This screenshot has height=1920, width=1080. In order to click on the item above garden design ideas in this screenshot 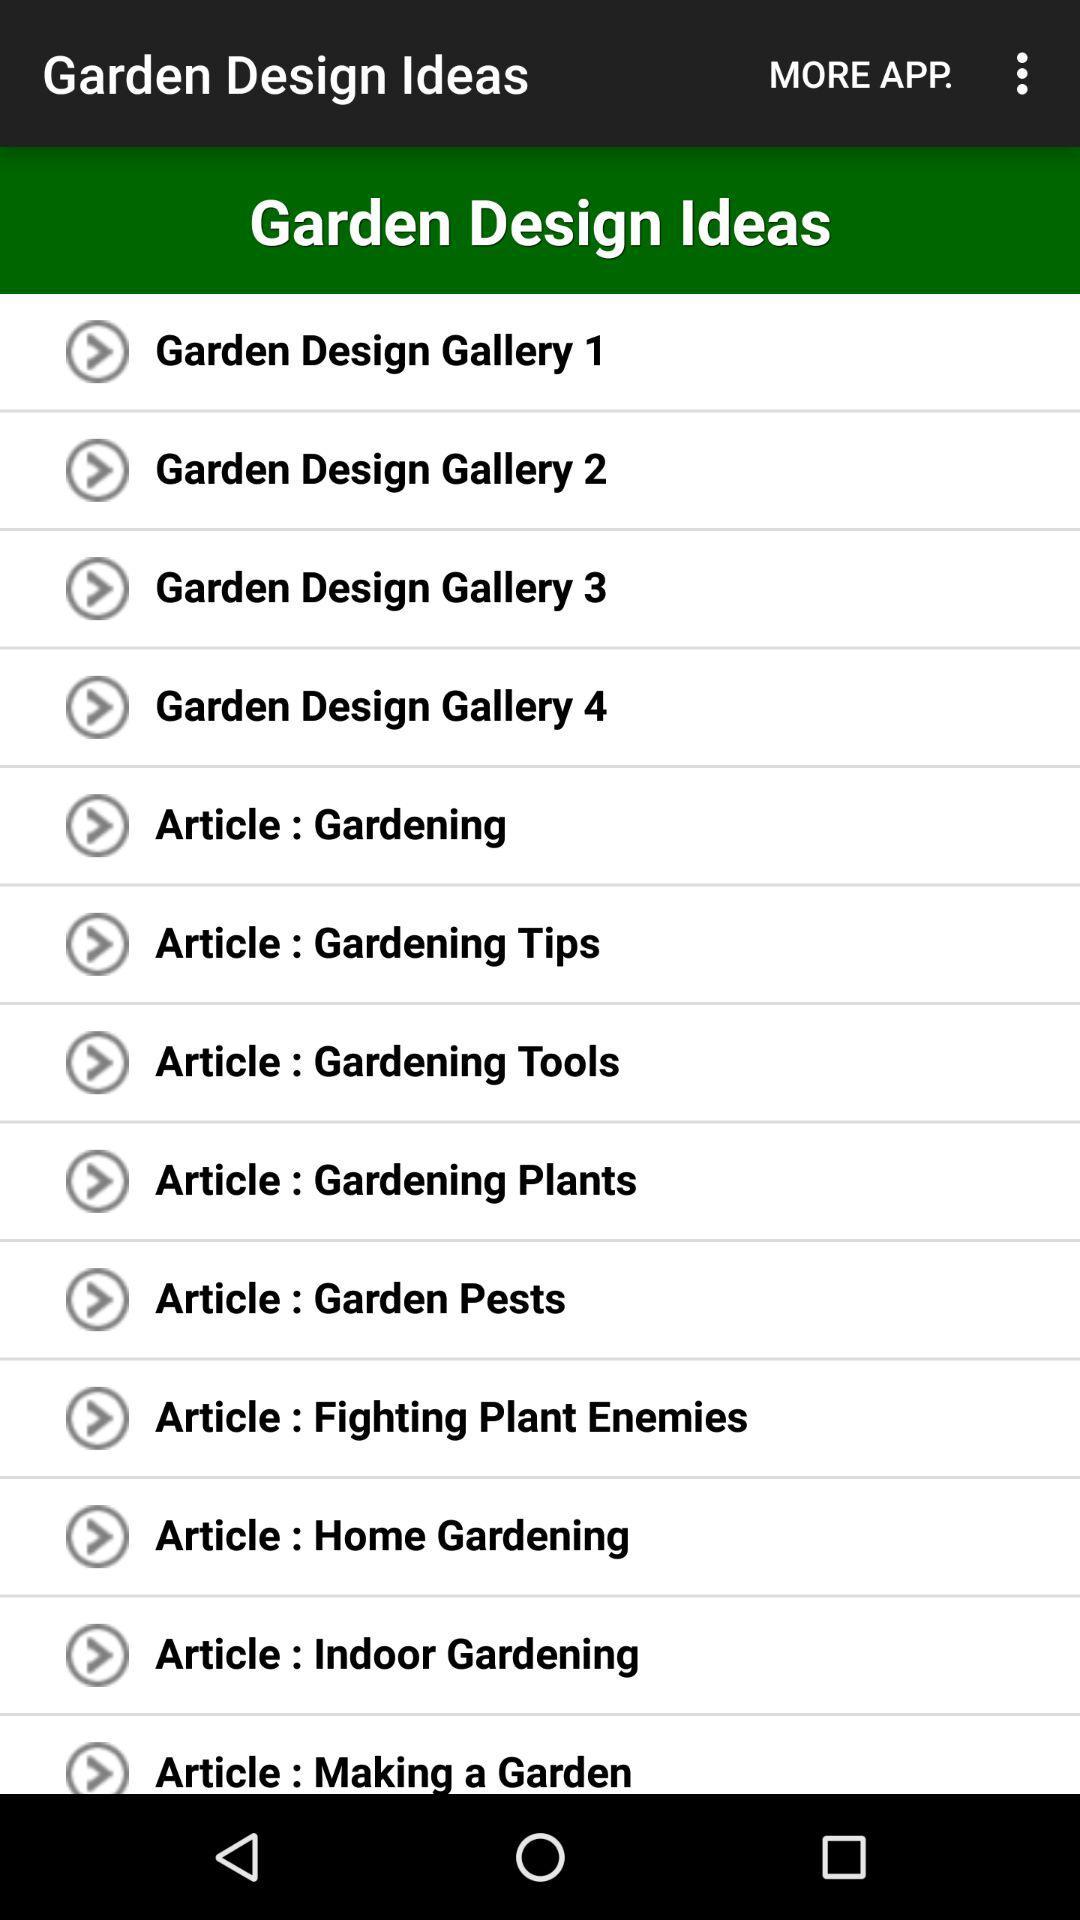, I will do `click(1027, 73)`.